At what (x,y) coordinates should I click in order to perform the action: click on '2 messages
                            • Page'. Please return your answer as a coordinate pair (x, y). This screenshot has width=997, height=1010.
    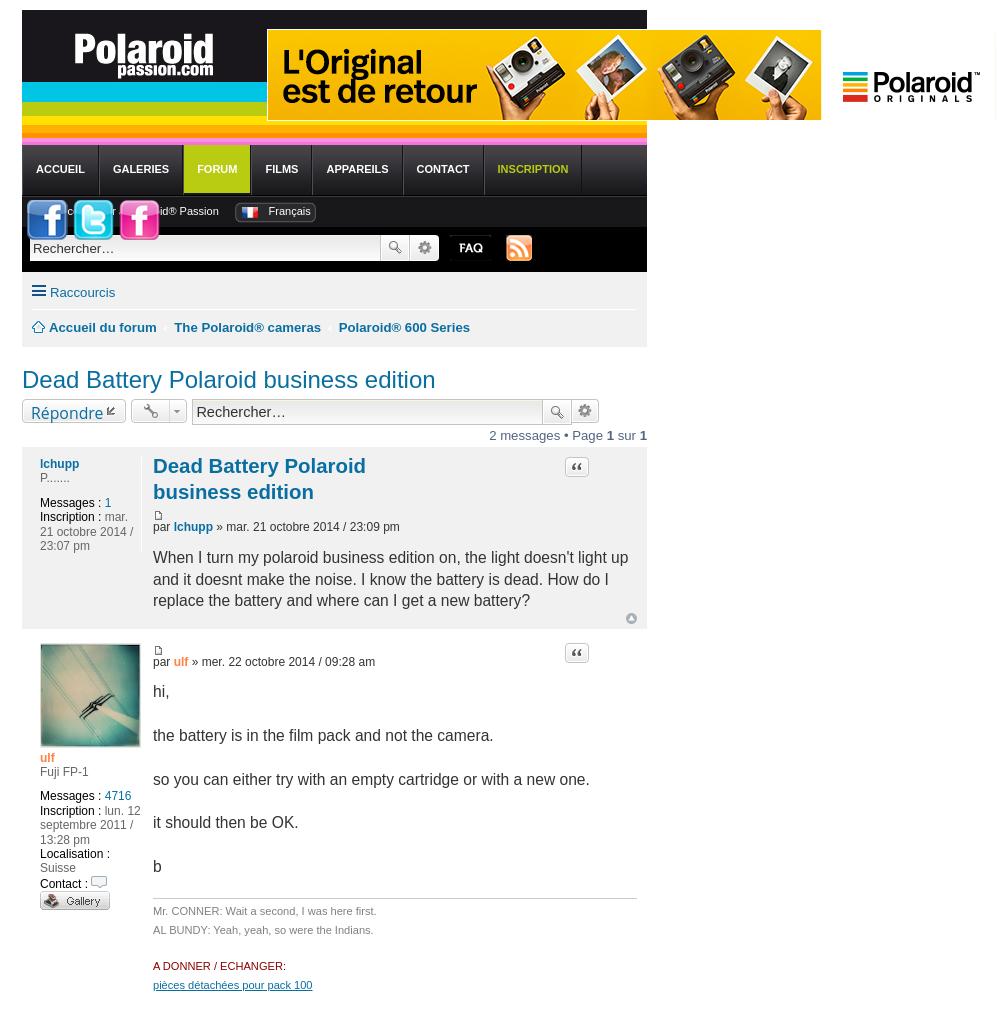
    Looking at the image, I should click on (547, 435).